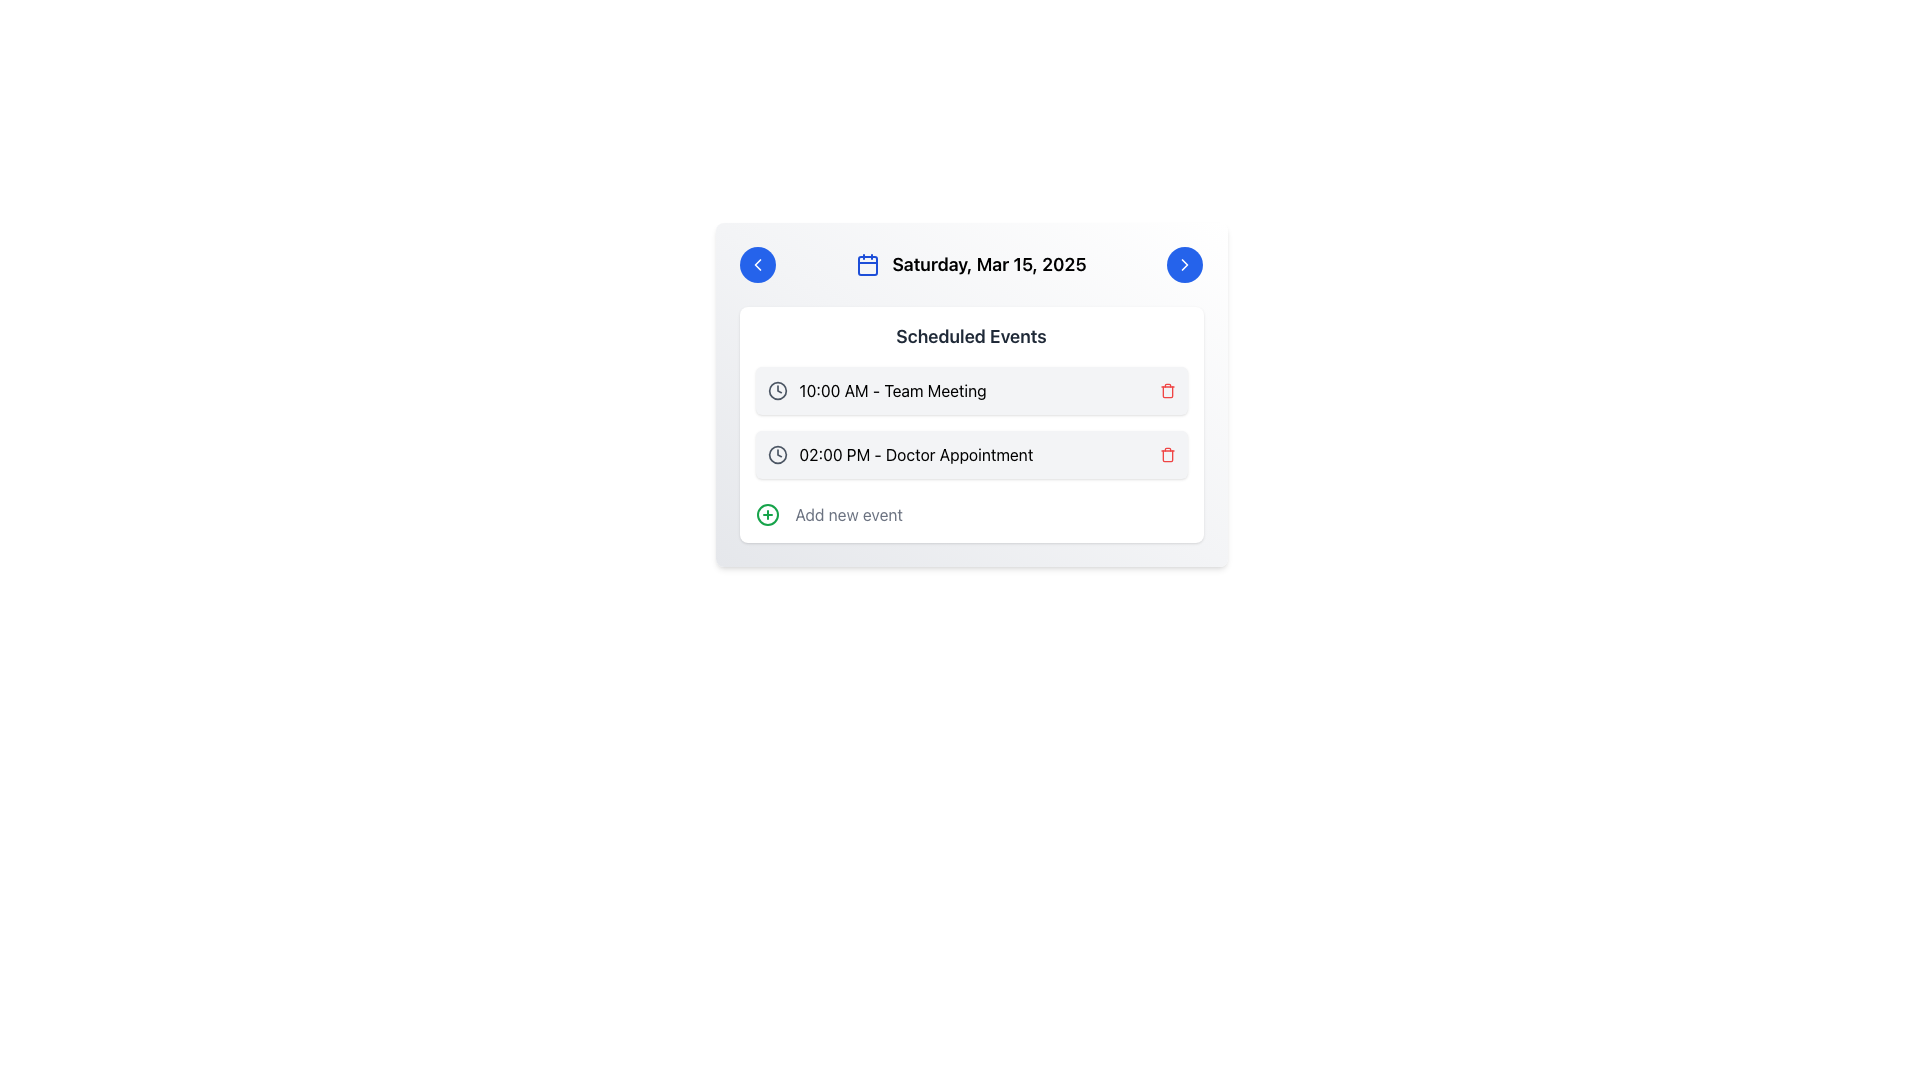 Image resolution: width=1920 pixels, height=1080 pixels. I want to click on the circular blue button with a white left-pointing chevron icon, located on the left side of the date header for 'Saturday, Mar 15, 2025', so click(756, 264).